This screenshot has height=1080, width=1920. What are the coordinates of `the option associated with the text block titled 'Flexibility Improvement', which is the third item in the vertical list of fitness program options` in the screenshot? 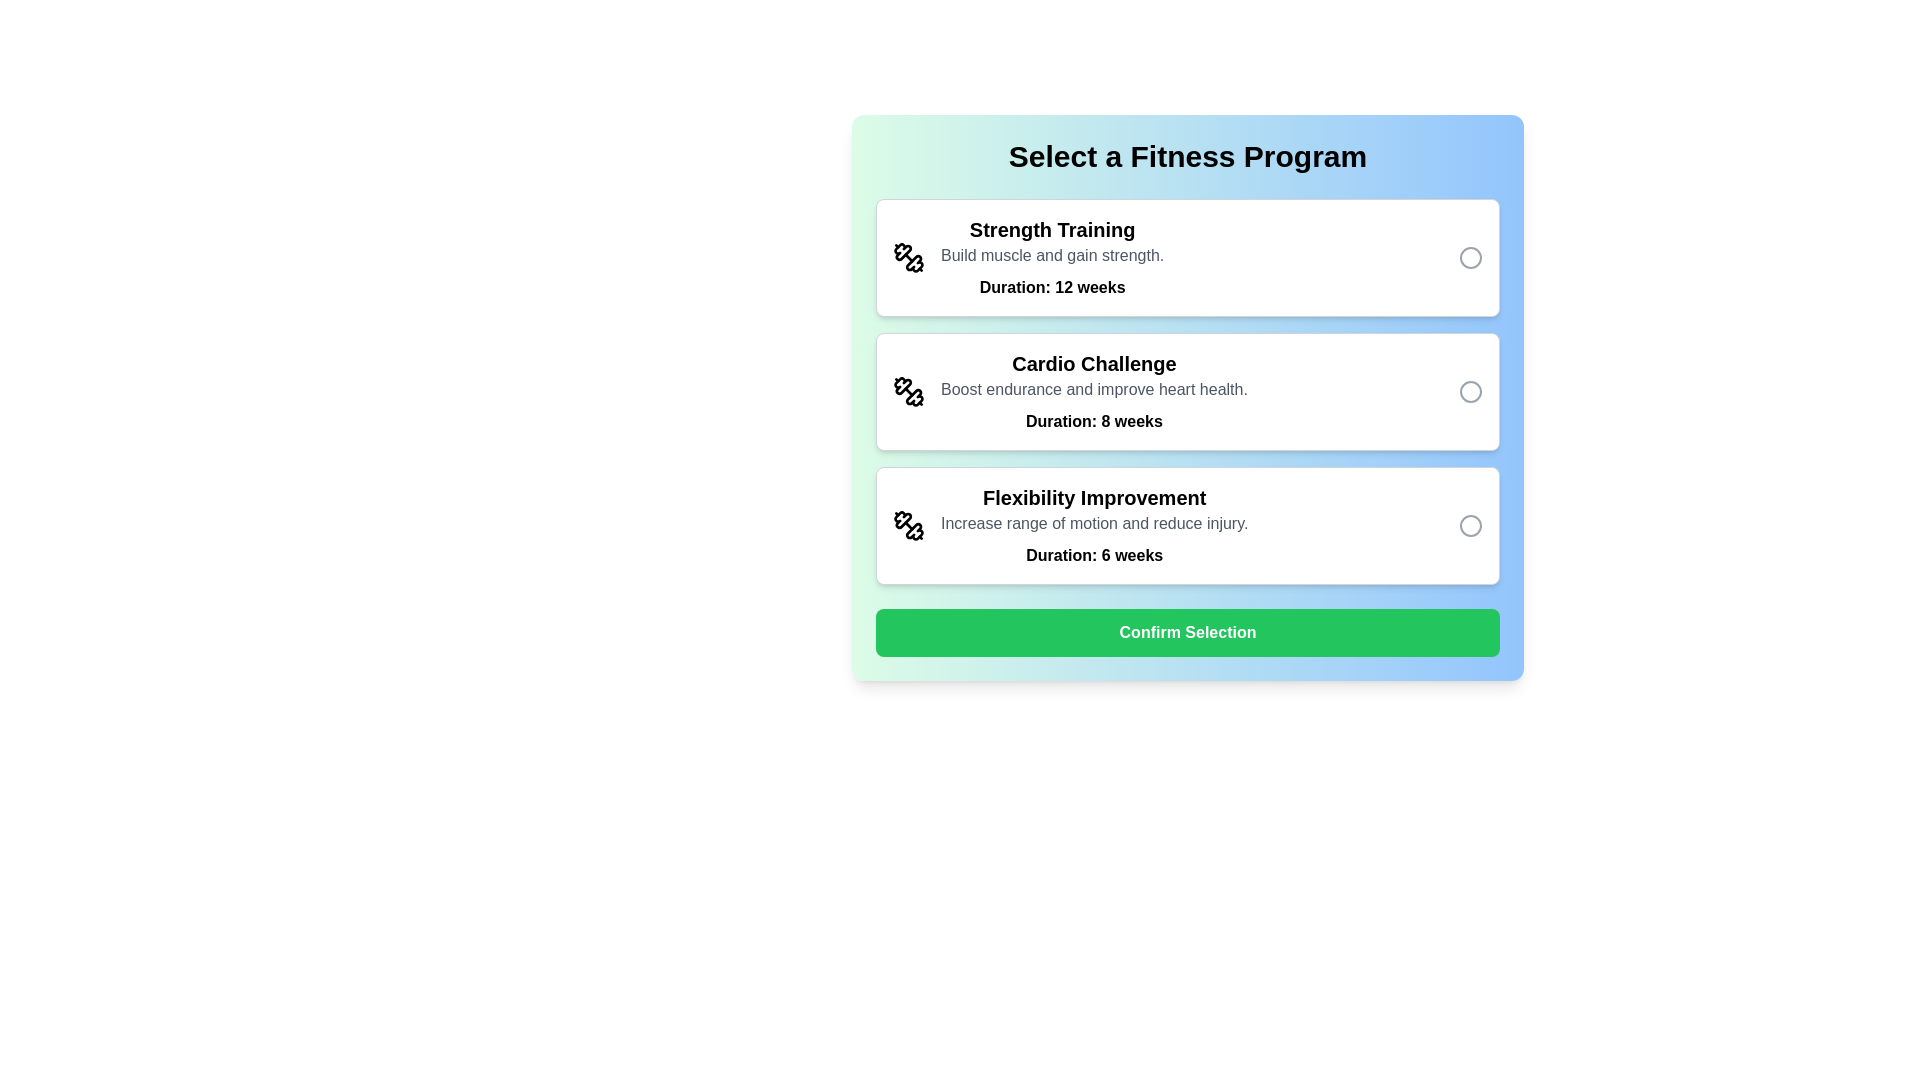 It's located at (1093, 524).